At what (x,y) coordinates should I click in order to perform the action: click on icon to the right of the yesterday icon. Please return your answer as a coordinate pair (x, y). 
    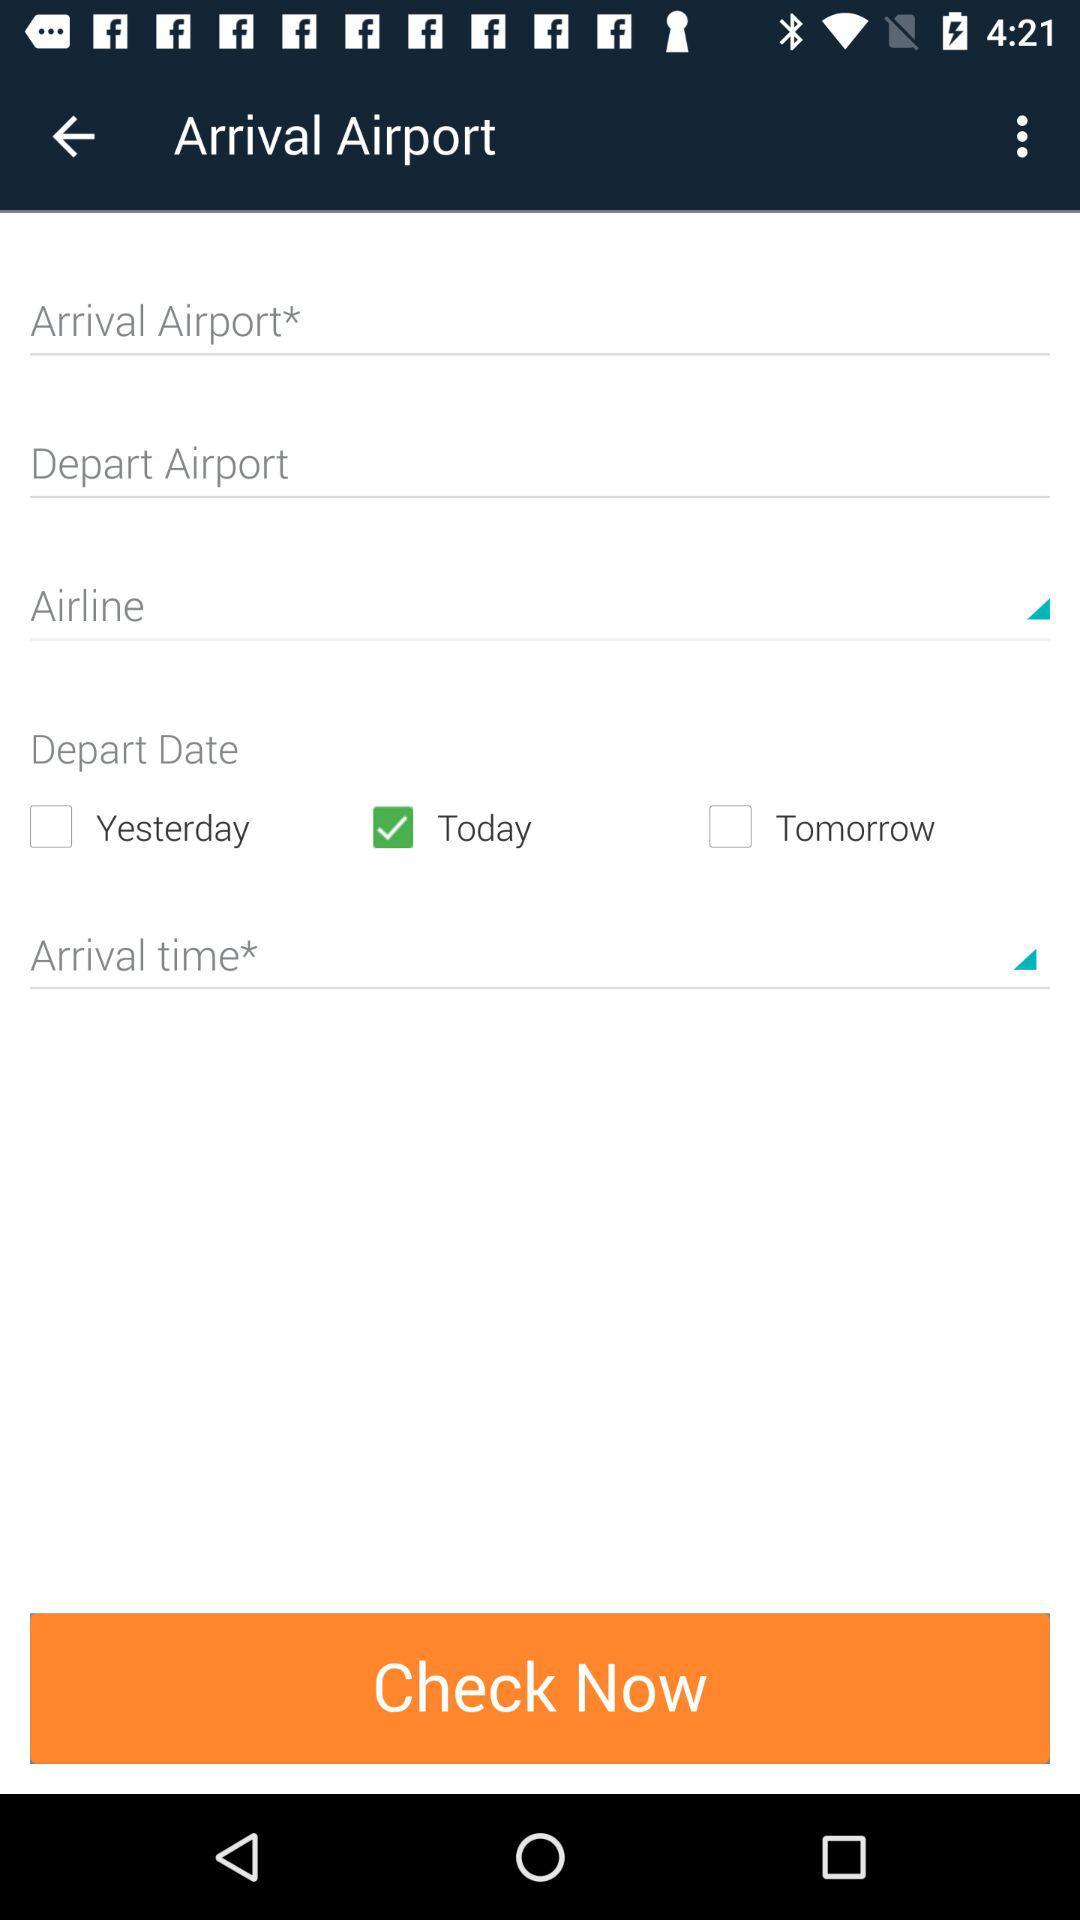
    Looking at the image, I should click on (538, 826).